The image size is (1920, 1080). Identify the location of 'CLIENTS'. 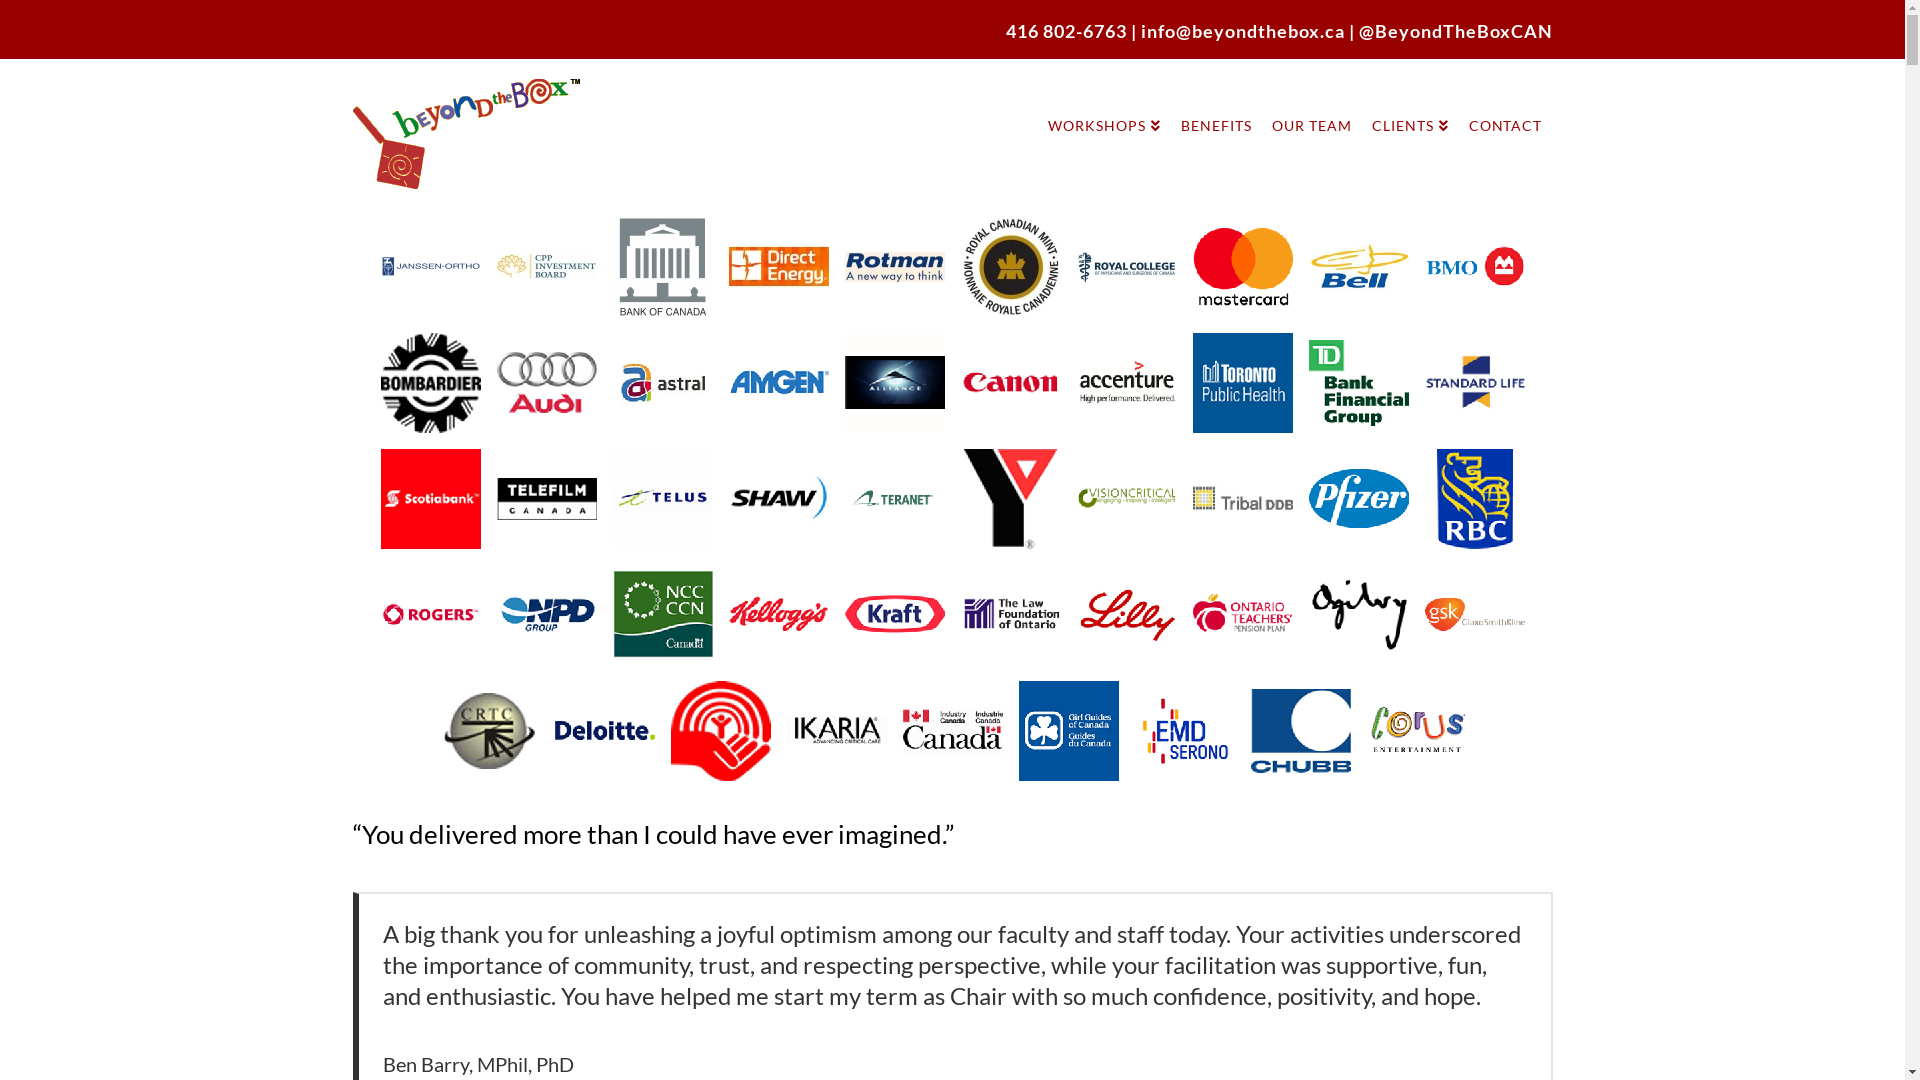
(1409, 104).